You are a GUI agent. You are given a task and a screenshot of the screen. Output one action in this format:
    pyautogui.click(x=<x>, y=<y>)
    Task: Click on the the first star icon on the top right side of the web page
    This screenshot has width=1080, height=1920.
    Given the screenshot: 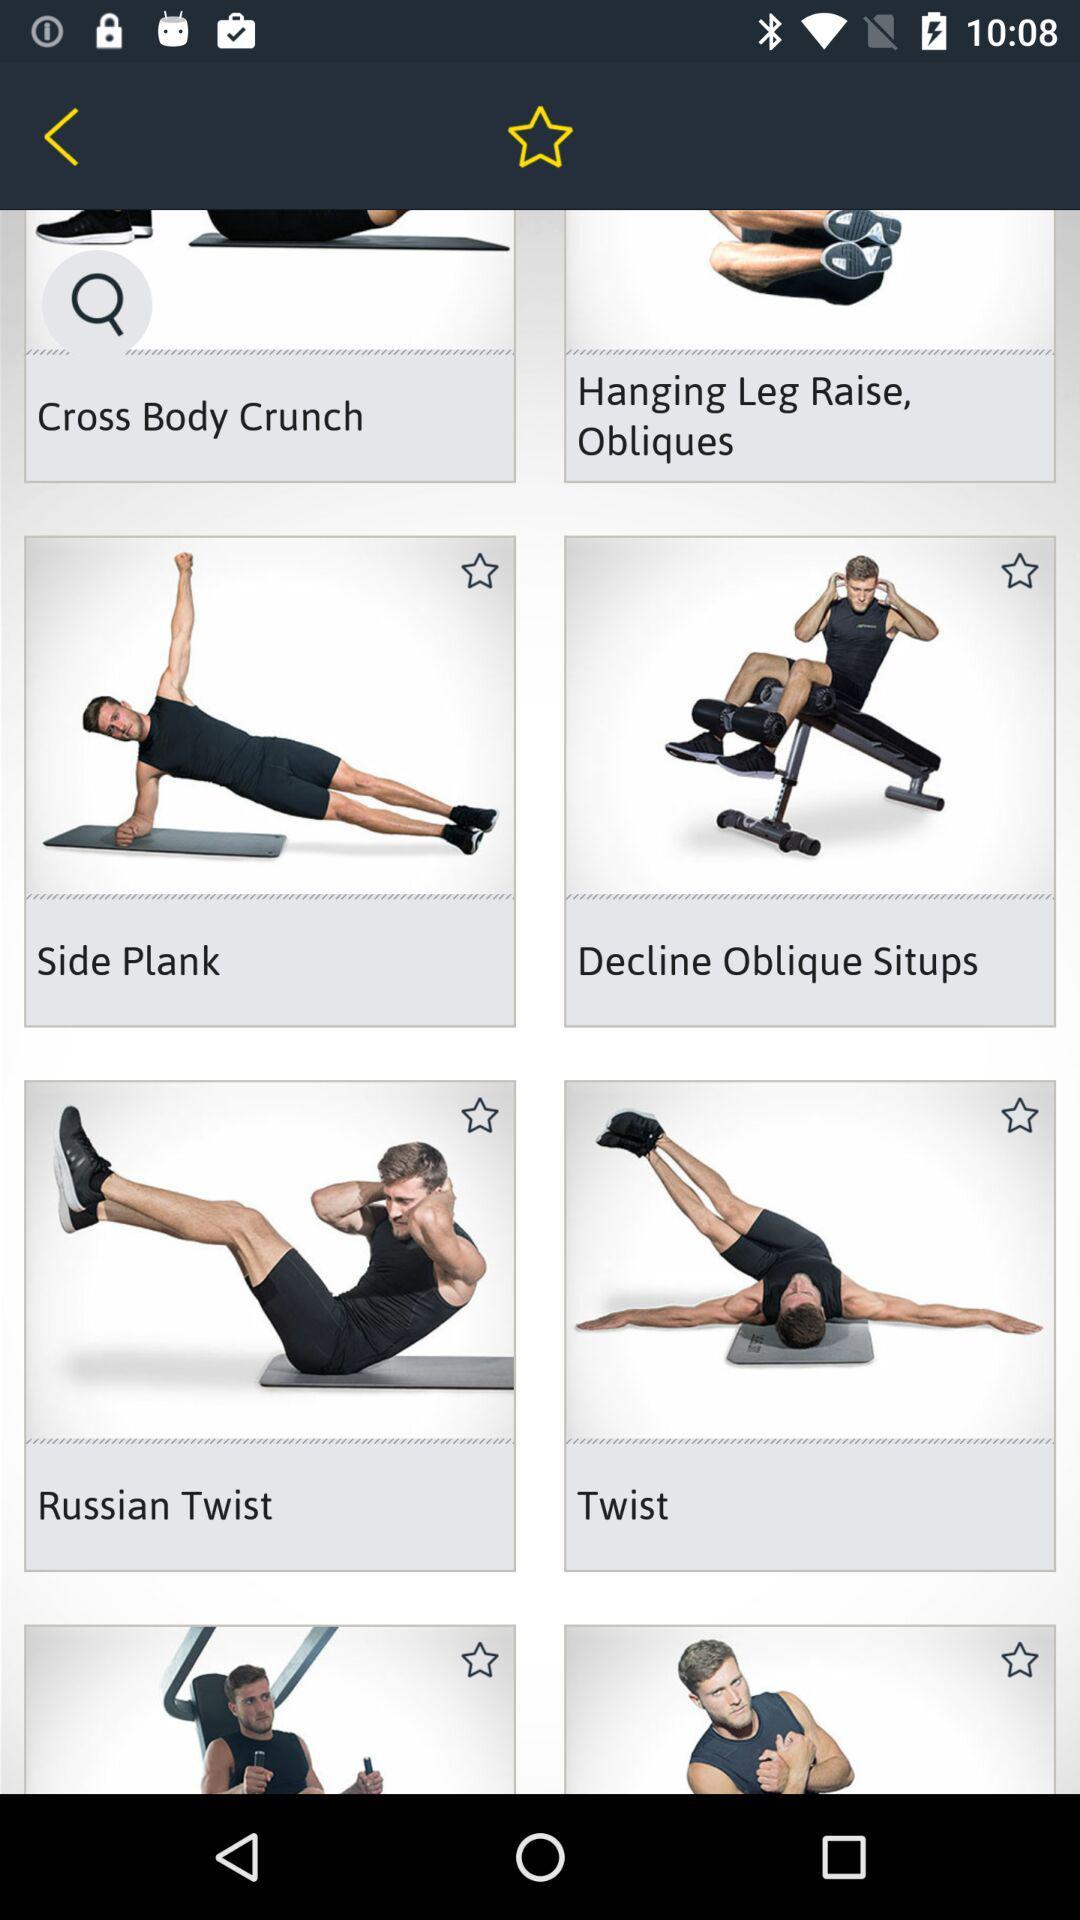 What is the action you would take?
    pyautogui.click(x=1020, y=570)
    